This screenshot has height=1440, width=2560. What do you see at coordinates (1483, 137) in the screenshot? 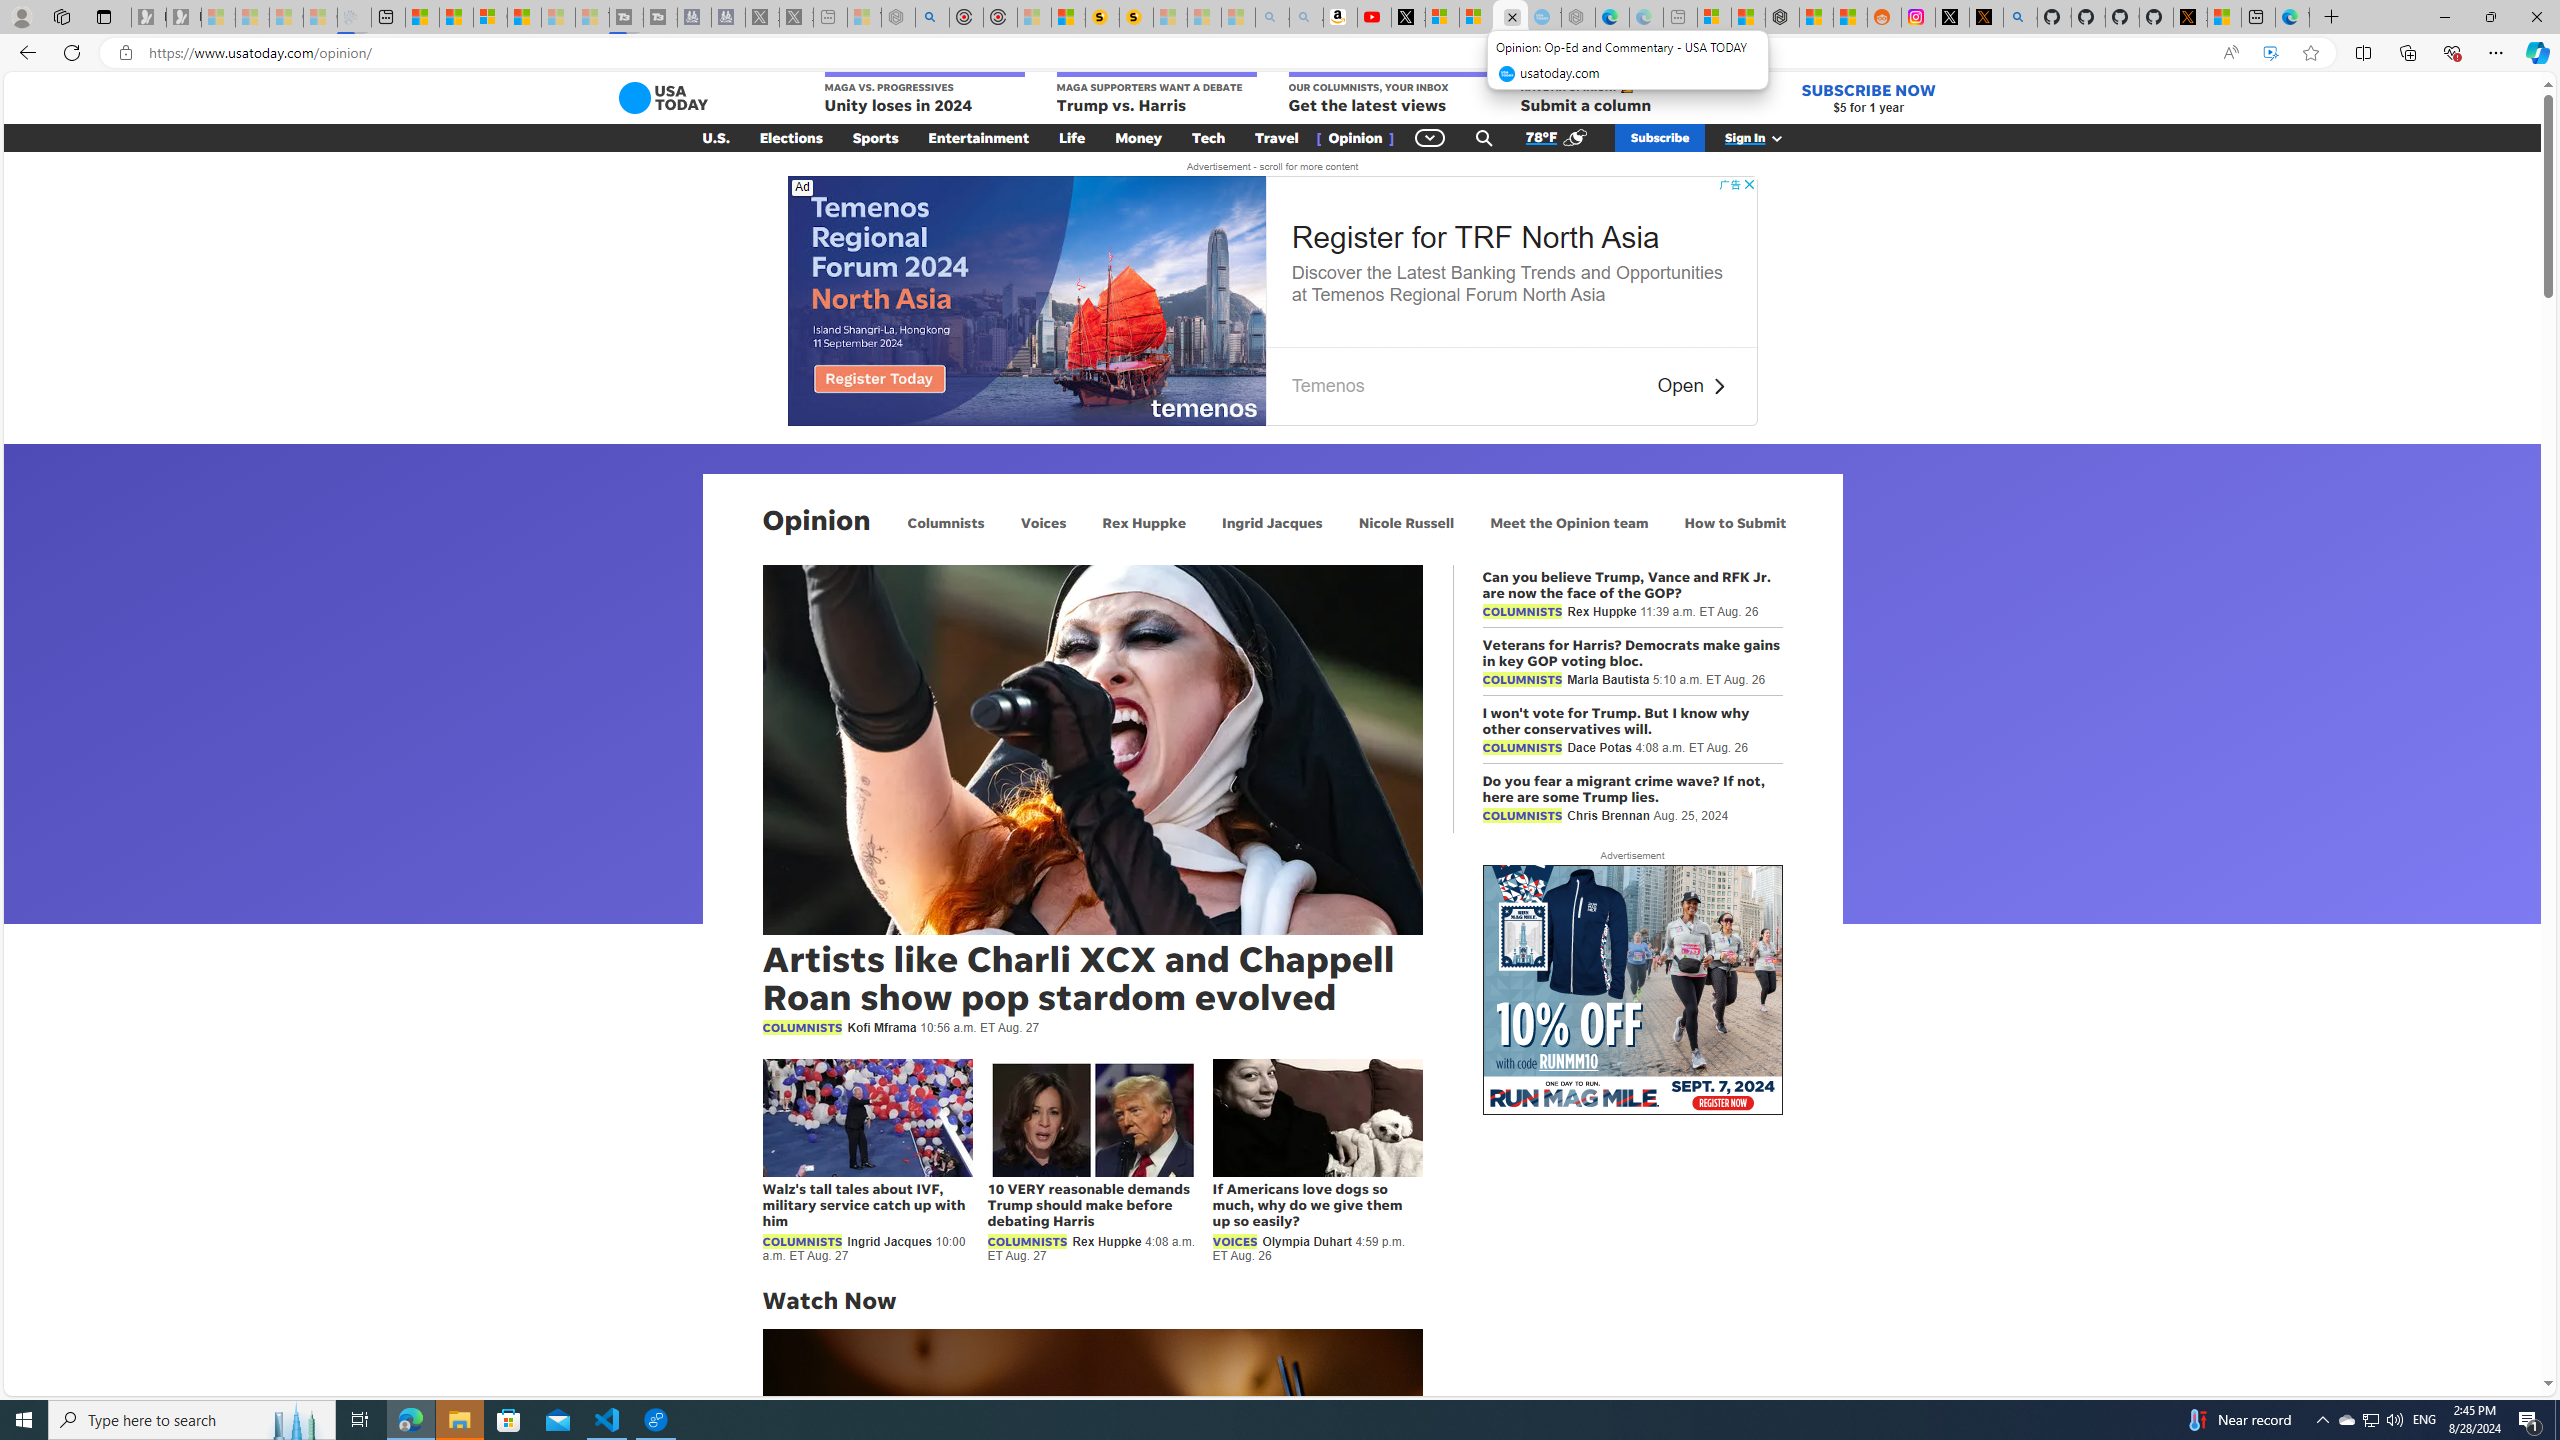
I see `'Search'` at bounding box center [1483, 137].